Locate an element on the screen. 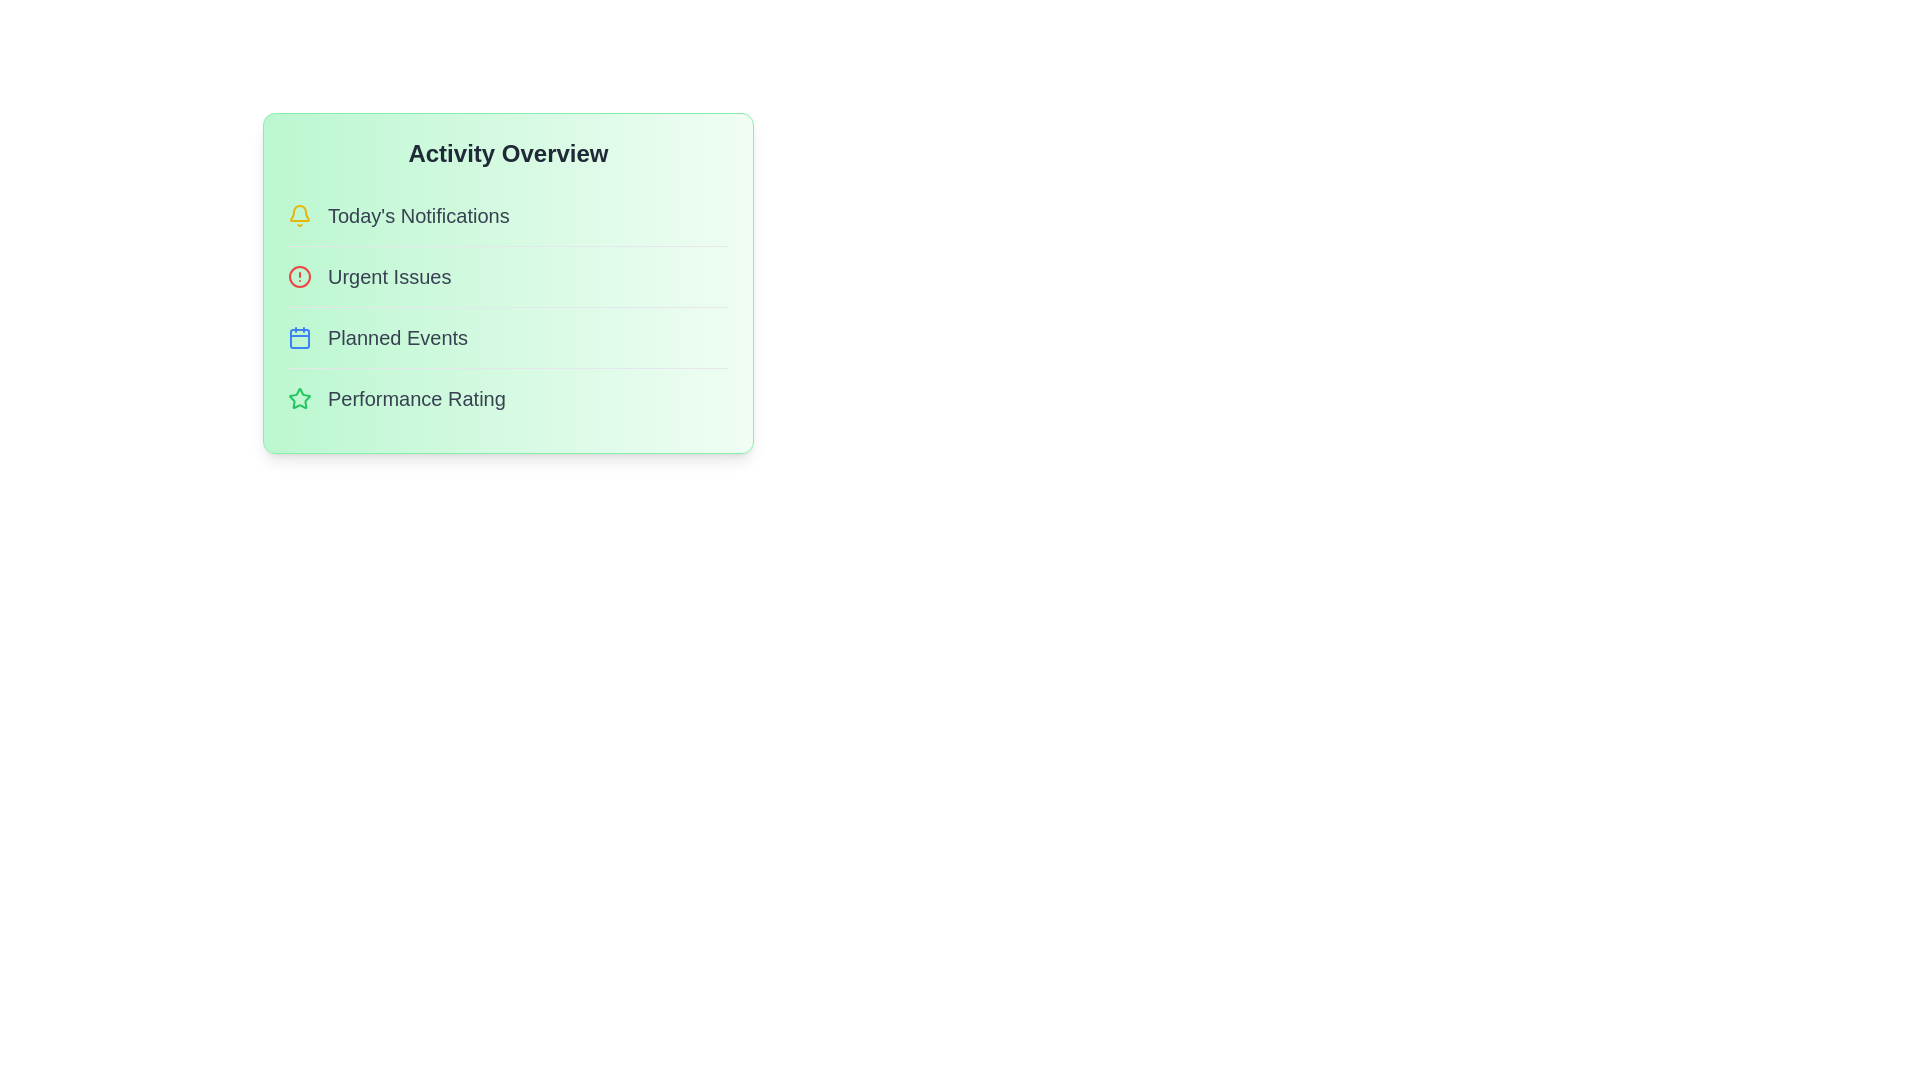 This screenshot has width=1920, height=1080. the 'Planned Events' list item within the 'Activity Overview' panel to interact is located at coordinates (508, 336).